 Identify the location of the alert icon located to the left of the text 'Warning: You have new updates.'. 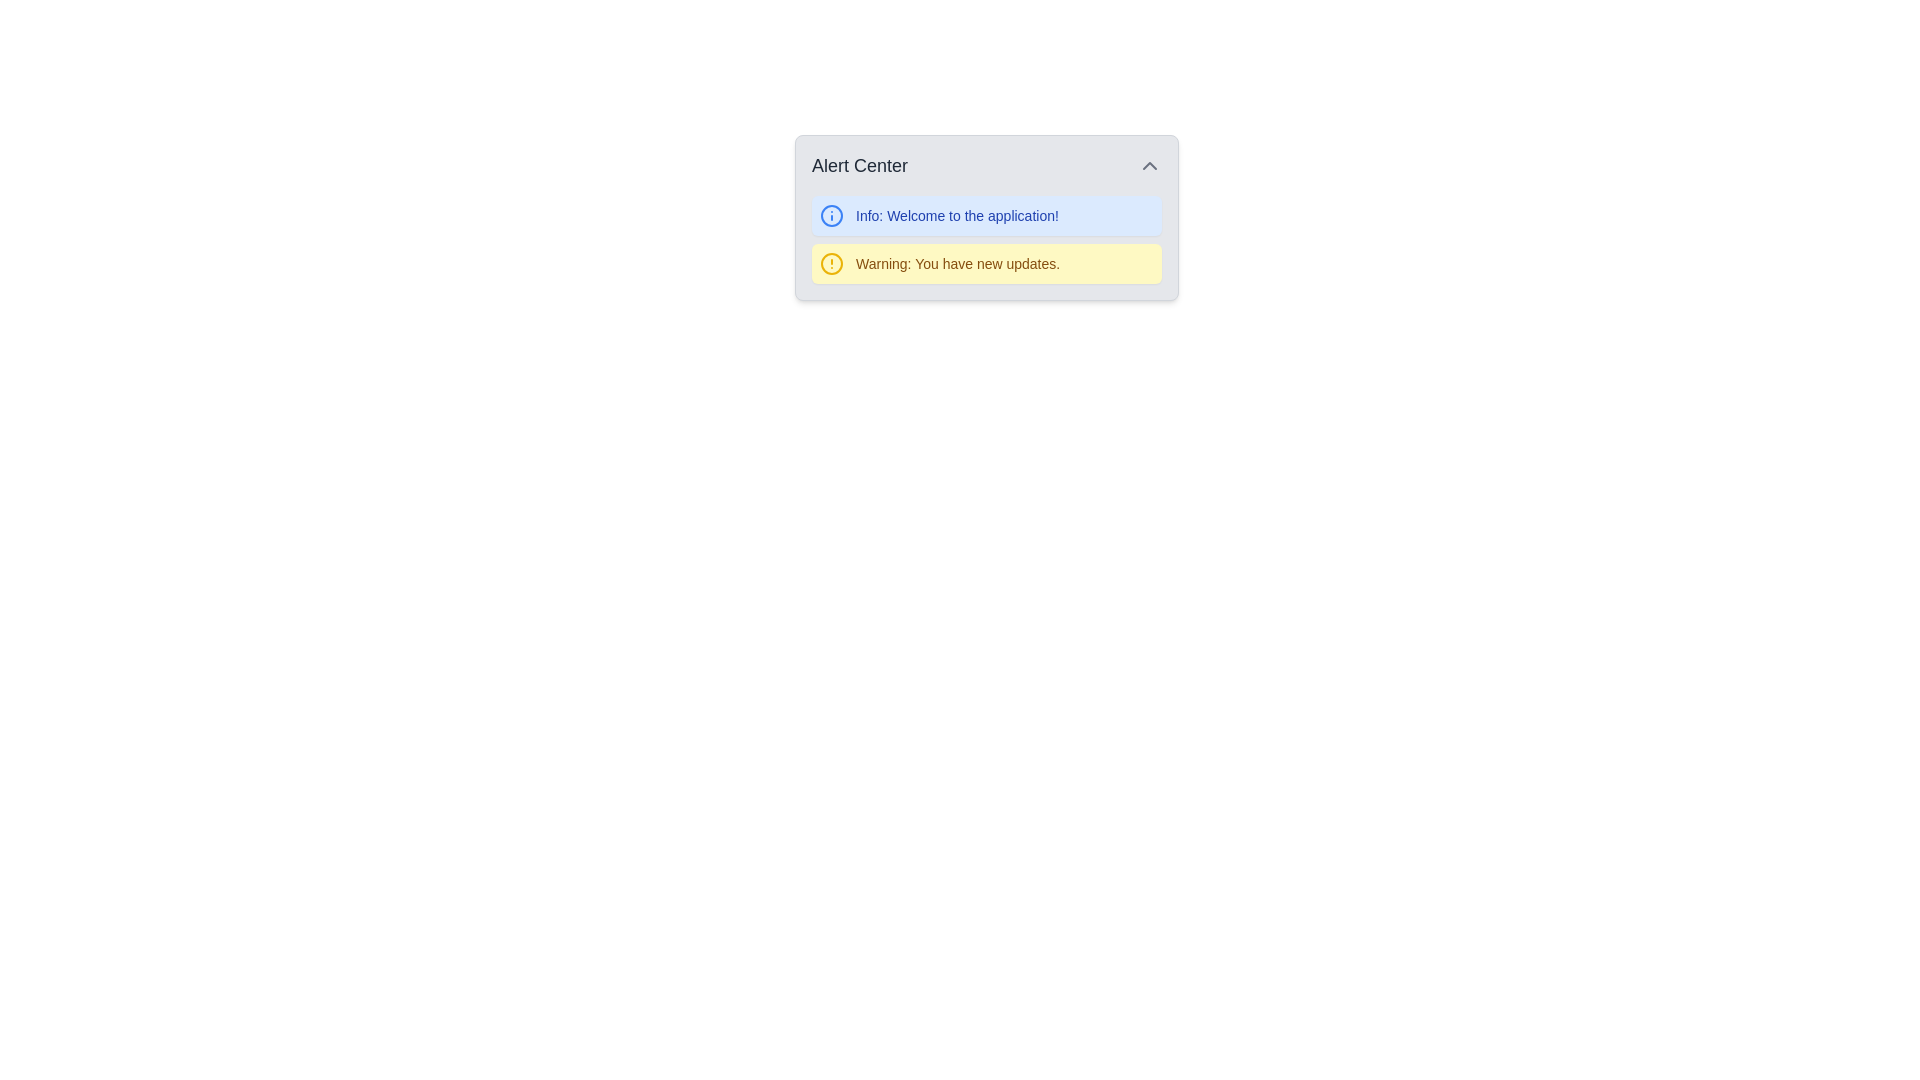
(831, 262).